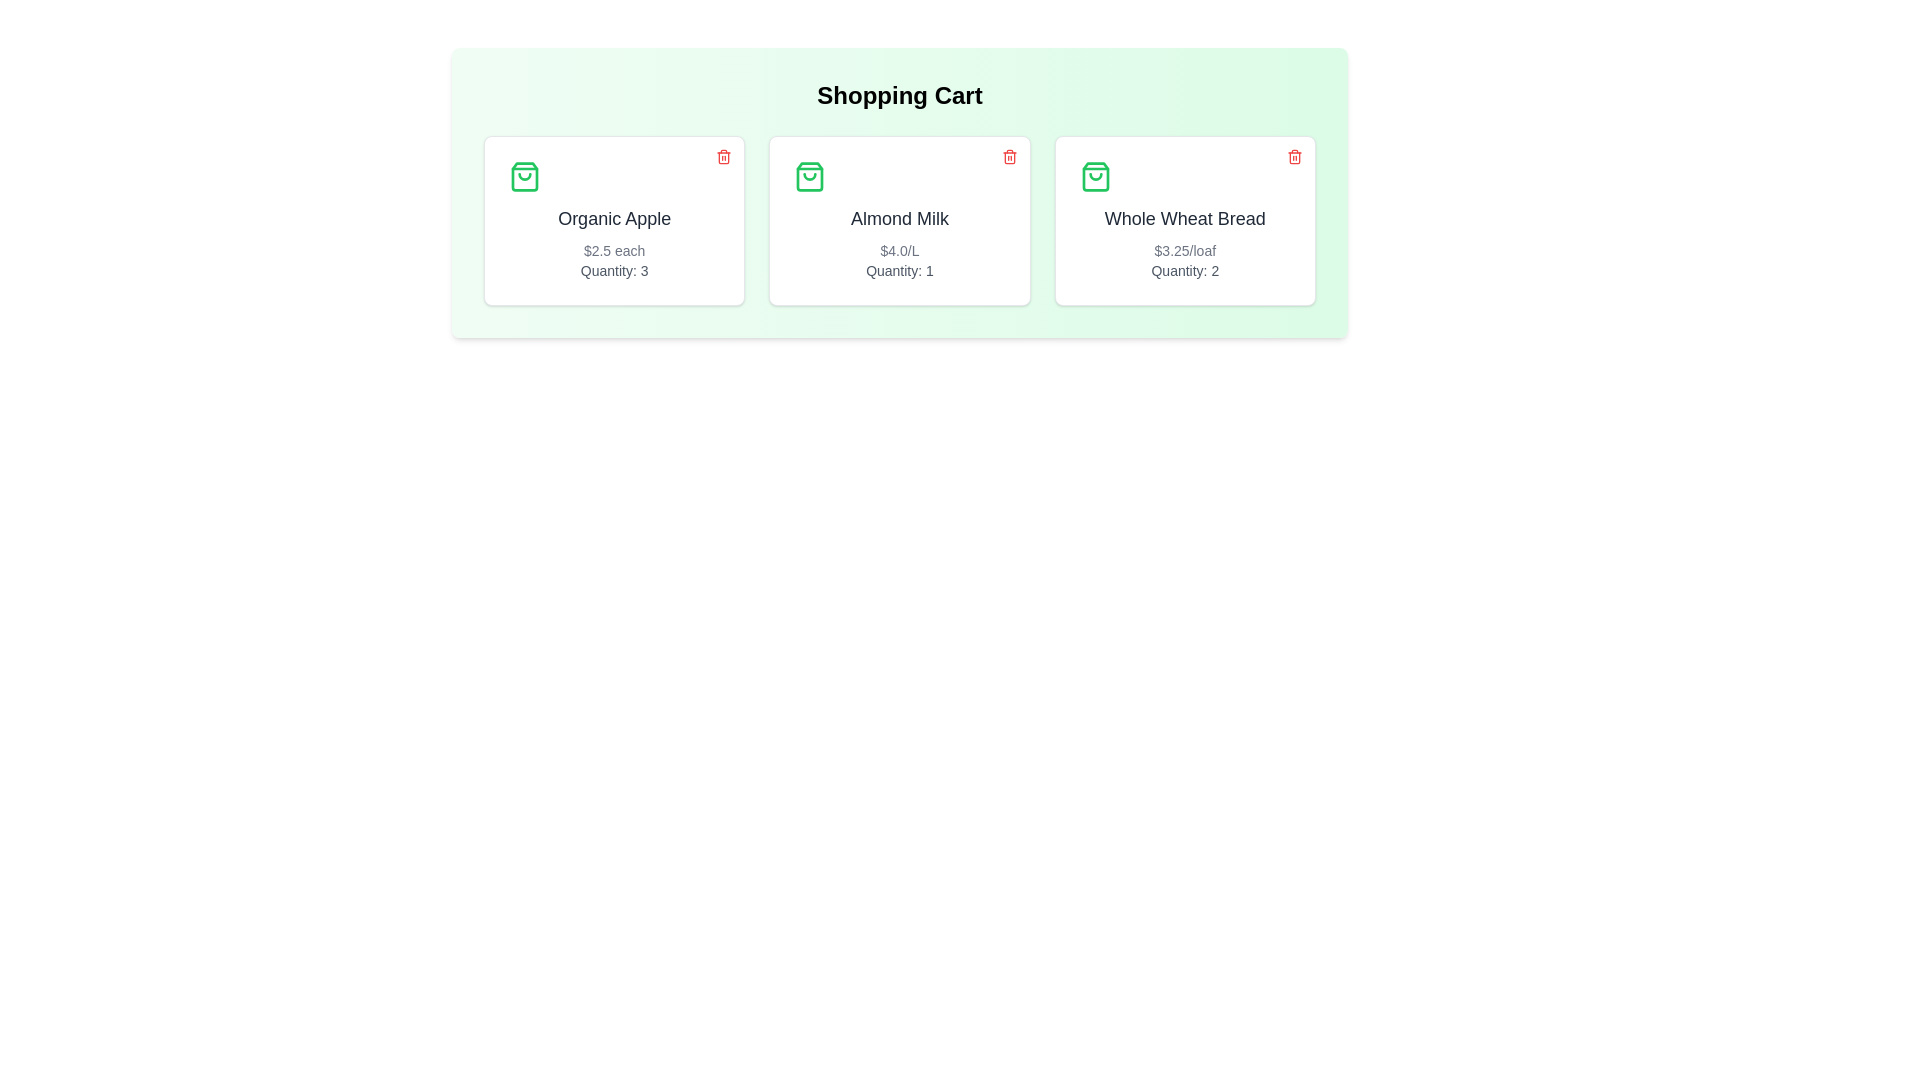 This screenshot has height=1080, width=1920. What do you see at coordinates (723, 156) in the screenshot?
I see `the trash icon of the item named Organic Apple to remove it from the cart` at bounding box center [723, 156].